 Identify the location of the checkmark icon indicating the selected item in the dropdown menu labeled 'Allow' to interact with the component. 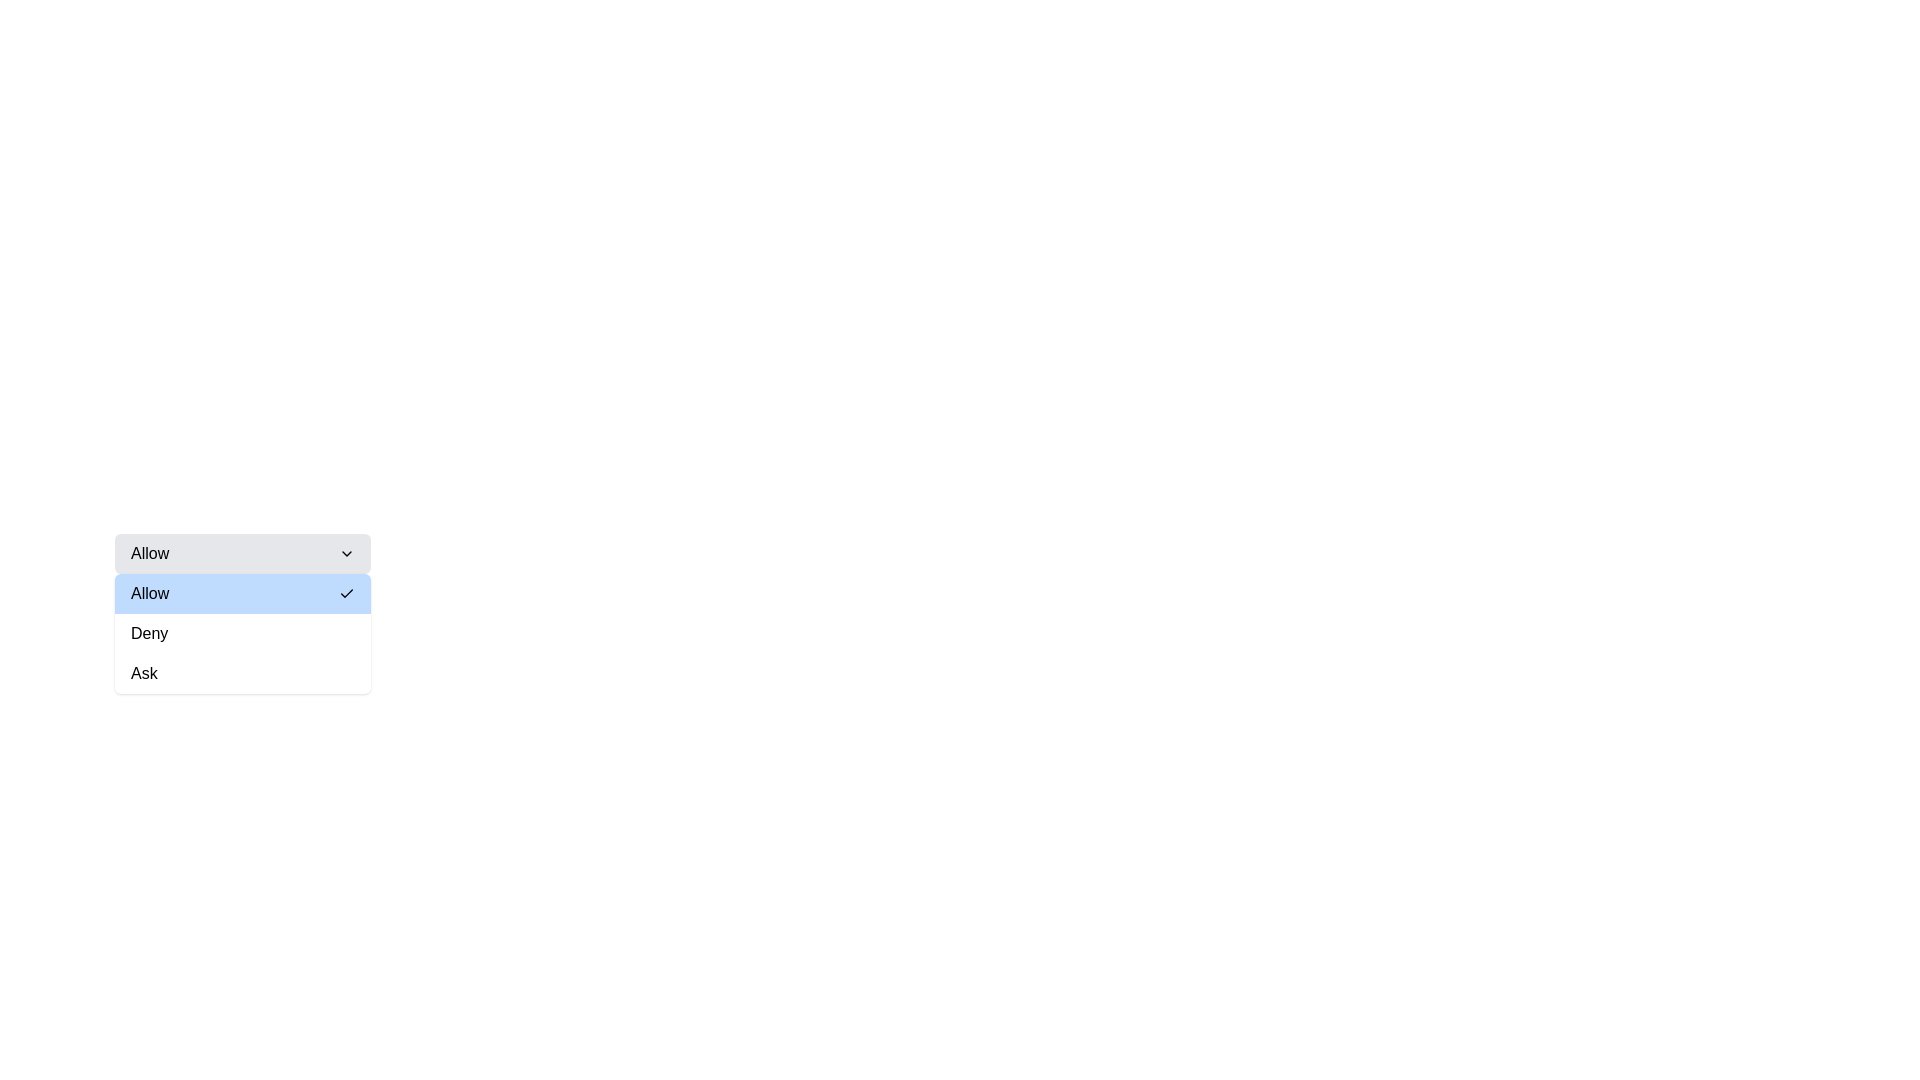
(346, 593).